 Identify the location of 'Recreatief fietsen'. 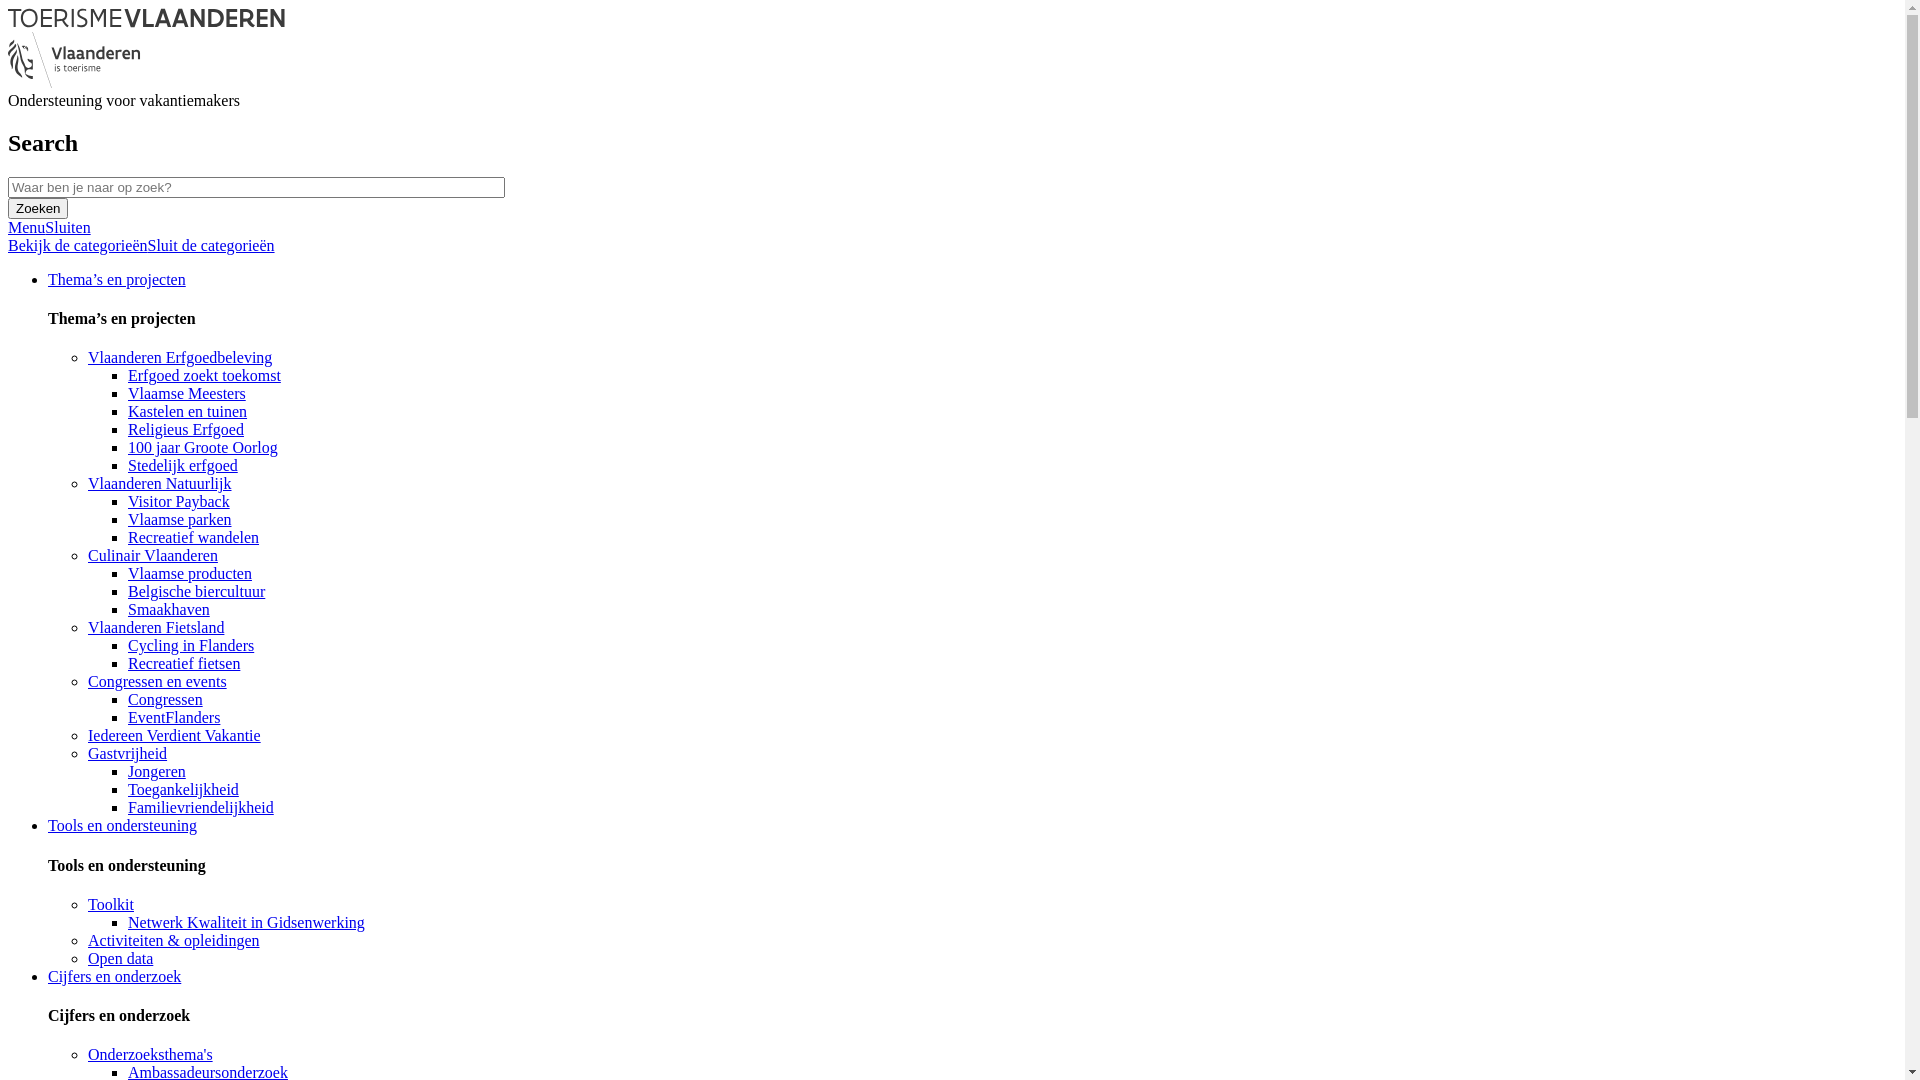
(183, 663).